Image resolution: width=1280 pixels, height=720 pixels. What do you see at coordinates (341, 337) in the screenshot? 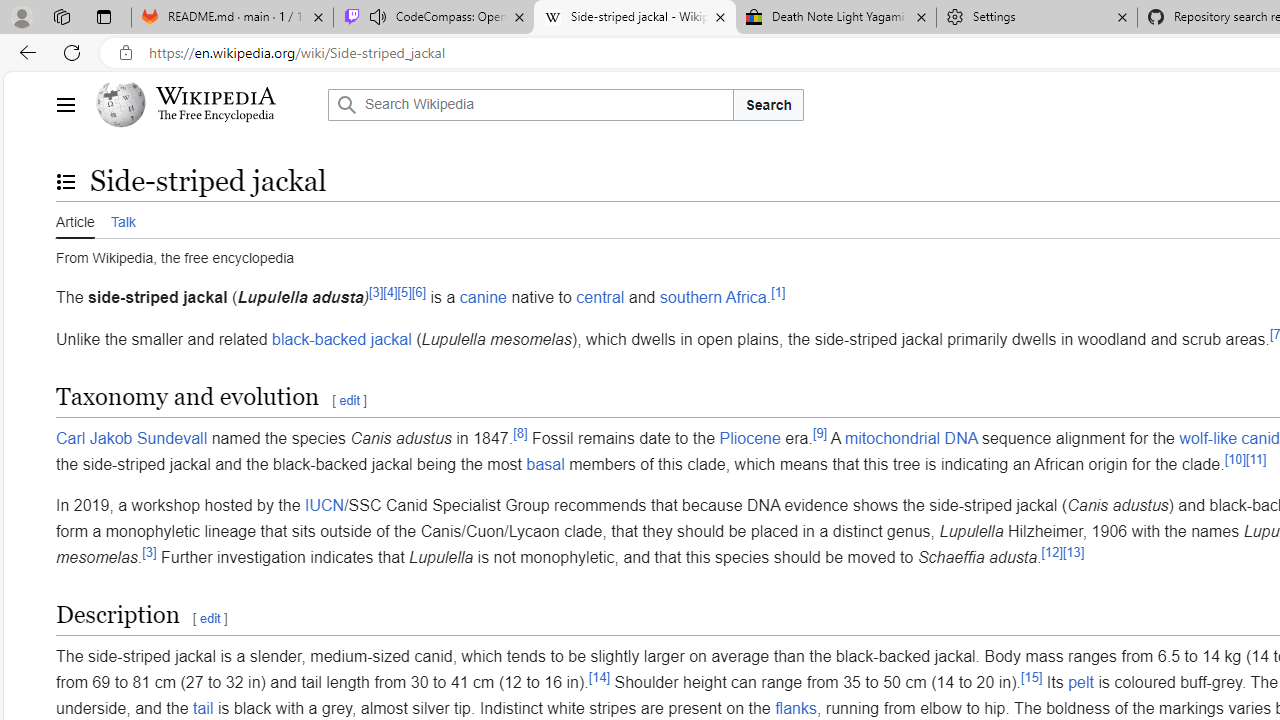
I see `'black-backed jackal'` at bounding box center [341, 337].